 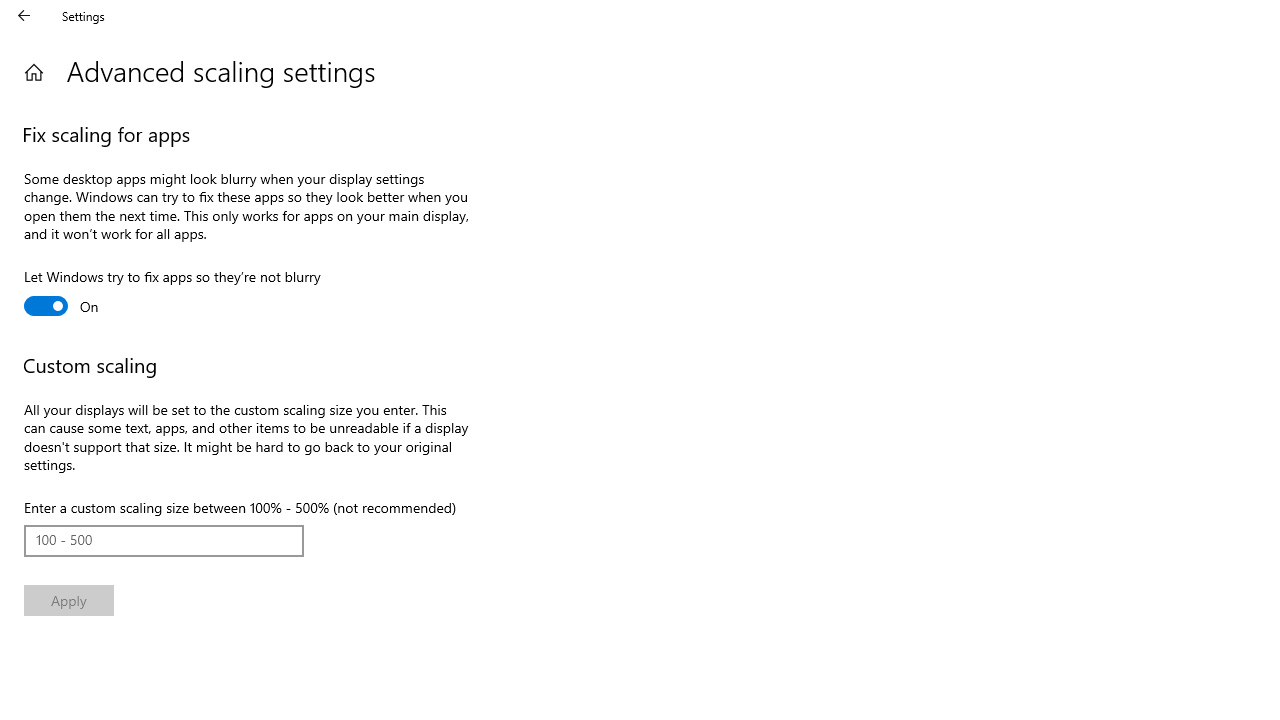 I want to click on 'Apply', so click(x=69, y=599).